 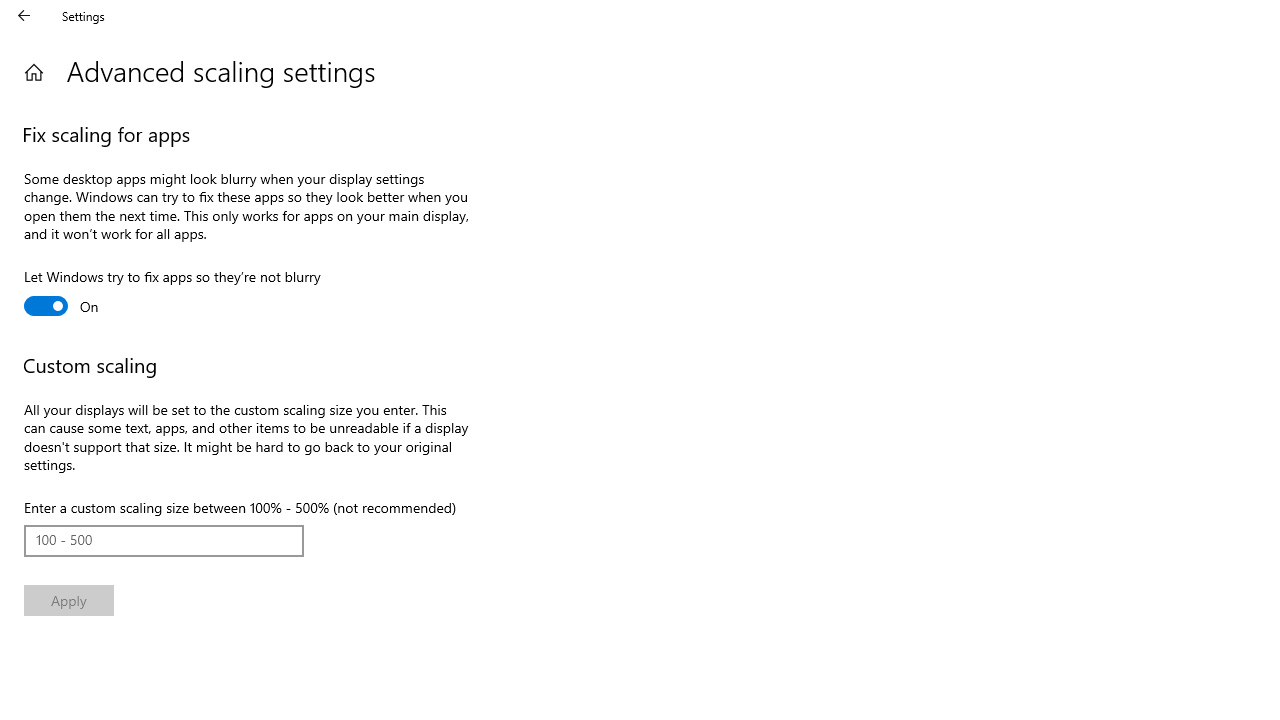 I want to click on 'Apply', so click(x=69, y=599).